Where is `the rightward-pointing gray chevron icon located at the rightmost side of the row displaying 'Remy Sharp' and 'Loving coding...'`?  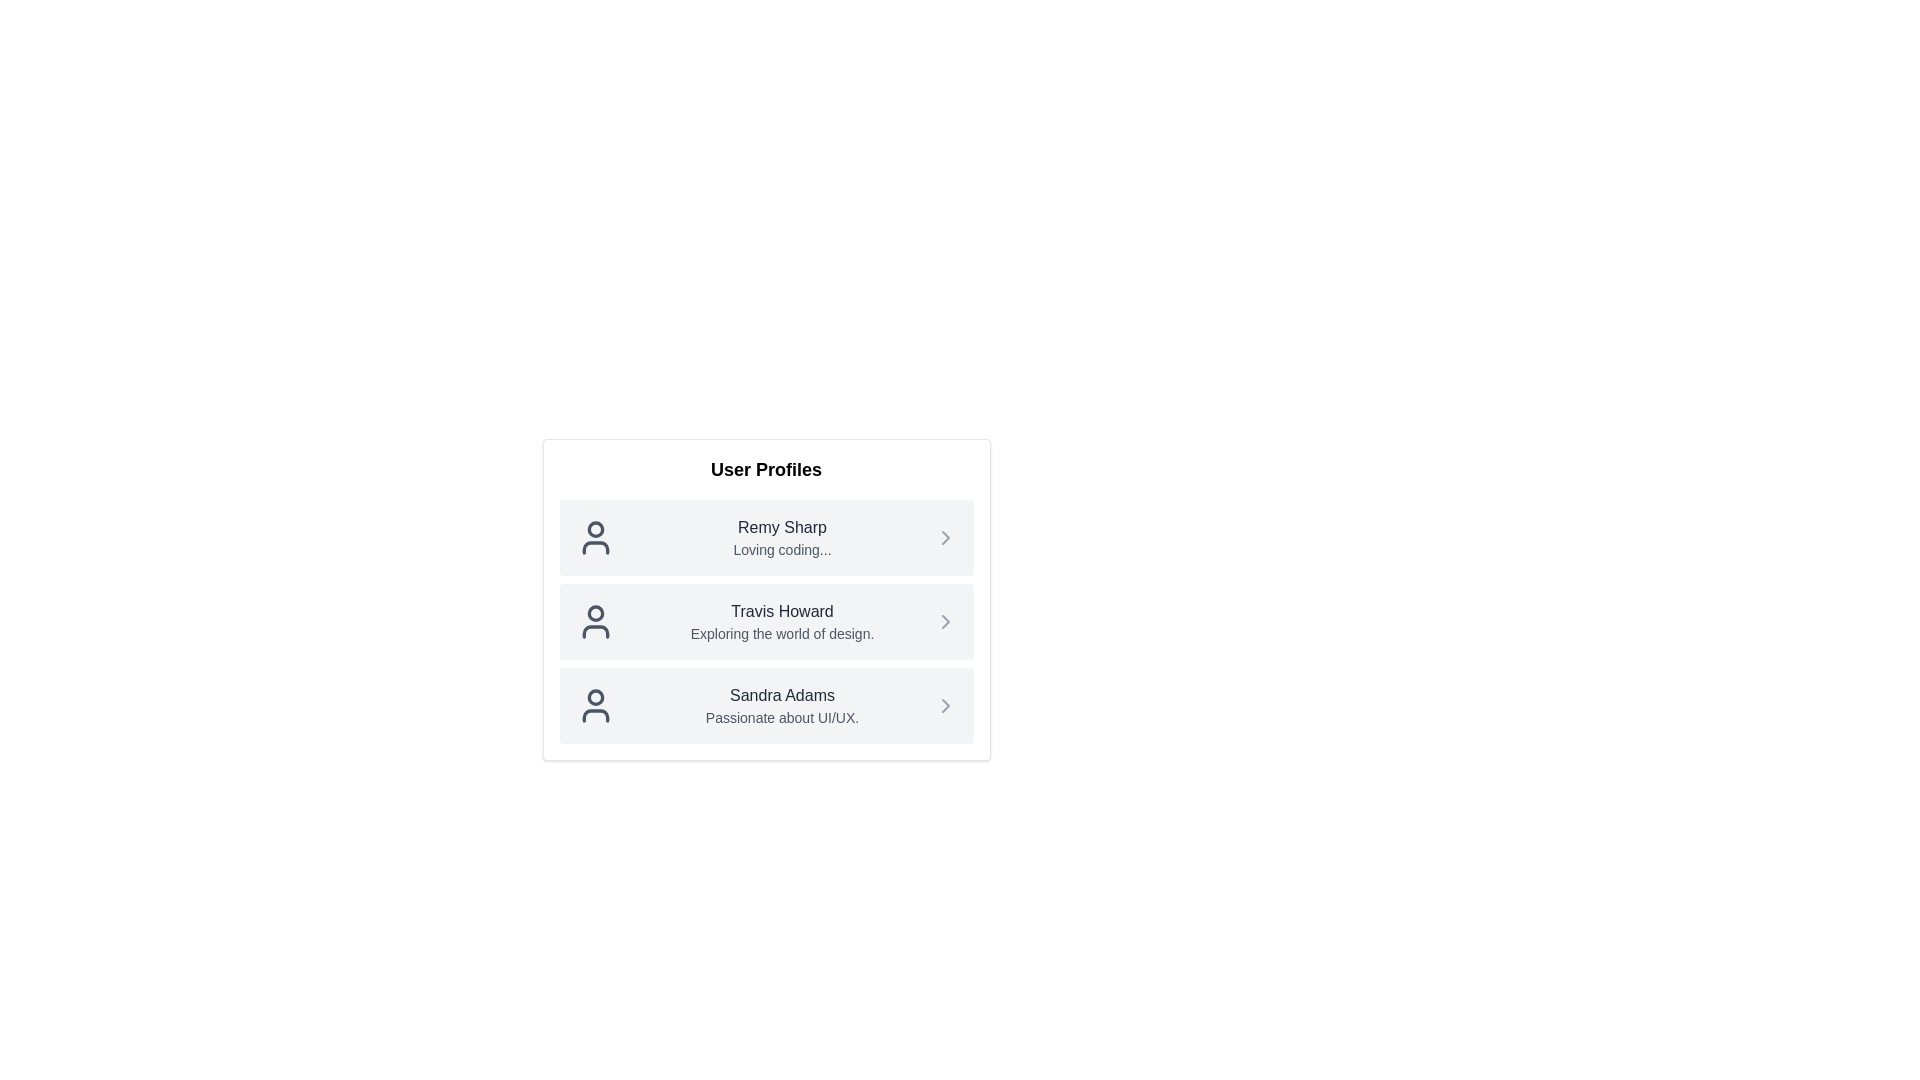 the rightward-pointing gray chevron icon located at the rightmost side of the row displaying 'Remy Sharp' and 'Loving coding...' is located at coordinates (944, 536).